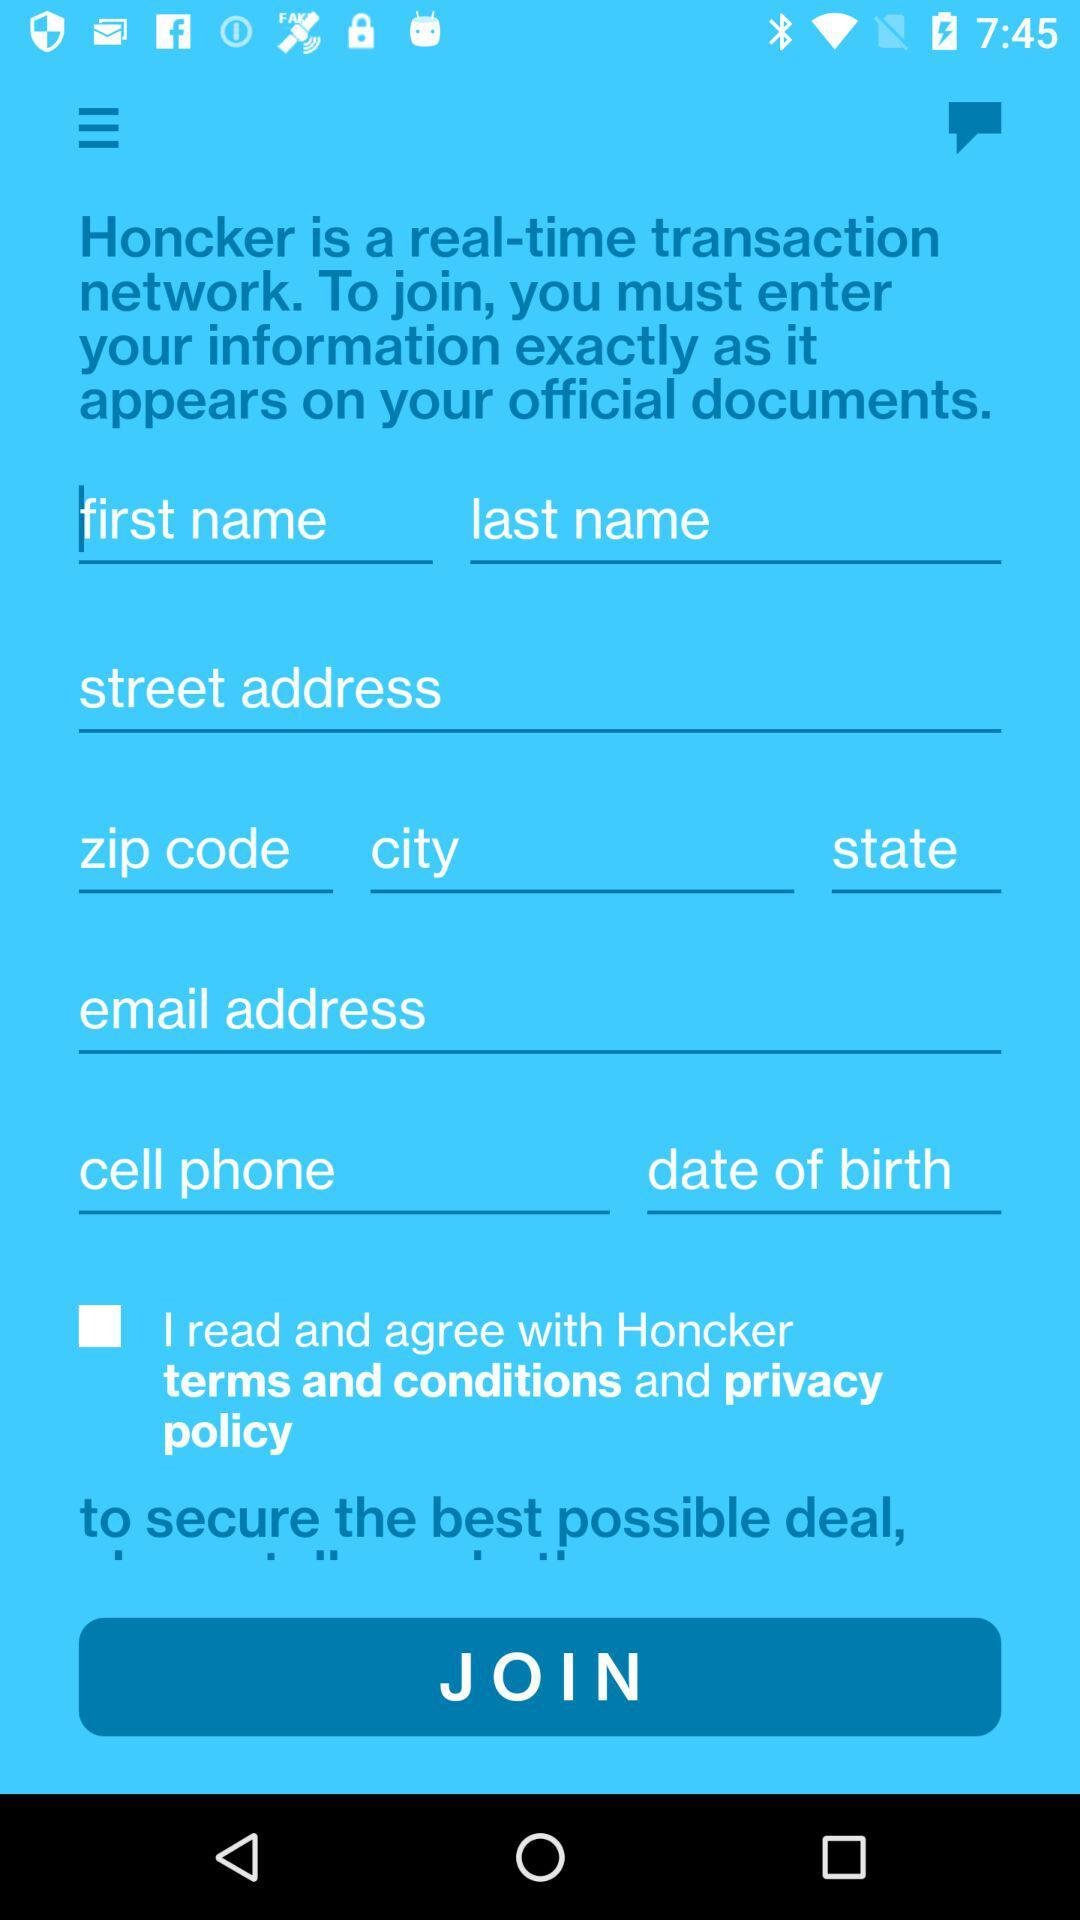  What do you see at coordinates (974, 127) in the screenshot?
I see `you have a email notification` at bounding box center [974, 127].